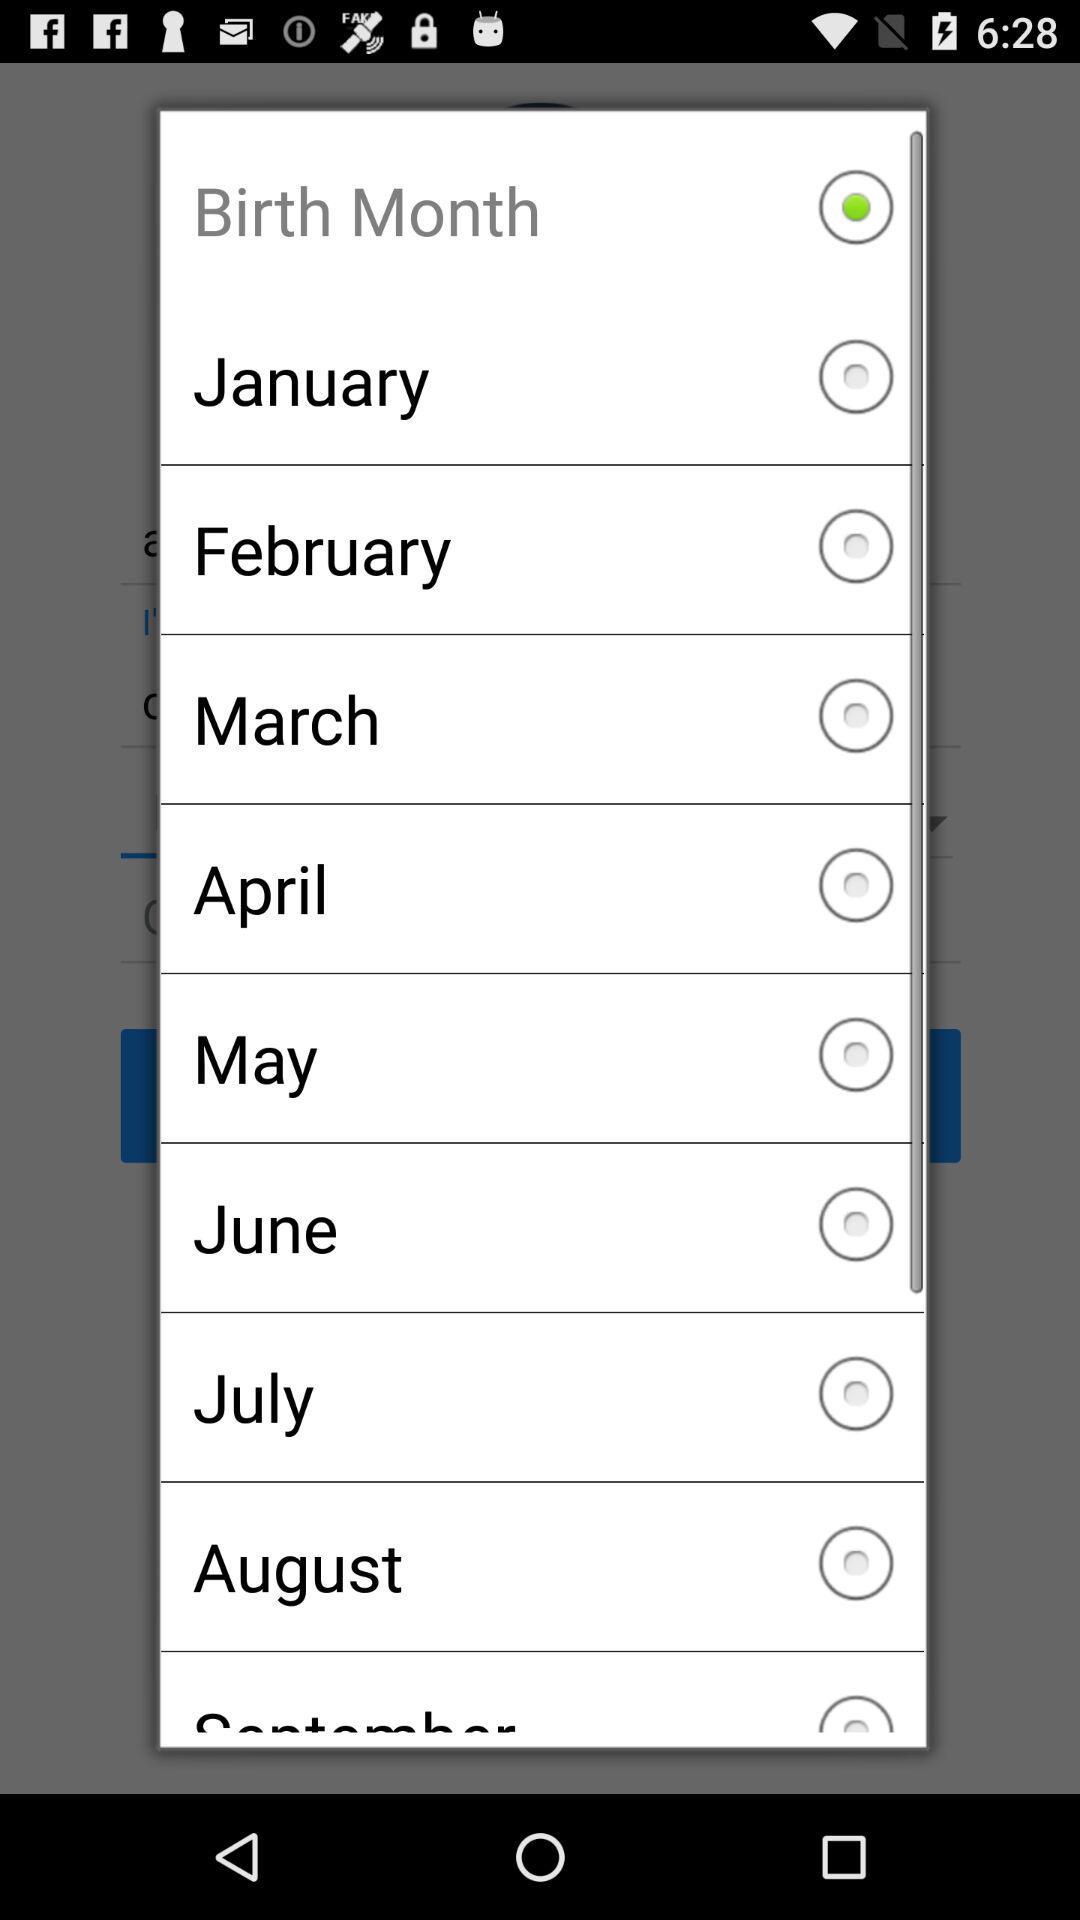  What do you see at coordinates (542, 549) in the screenshot?
I see `february` at bounding box center [542, 549].